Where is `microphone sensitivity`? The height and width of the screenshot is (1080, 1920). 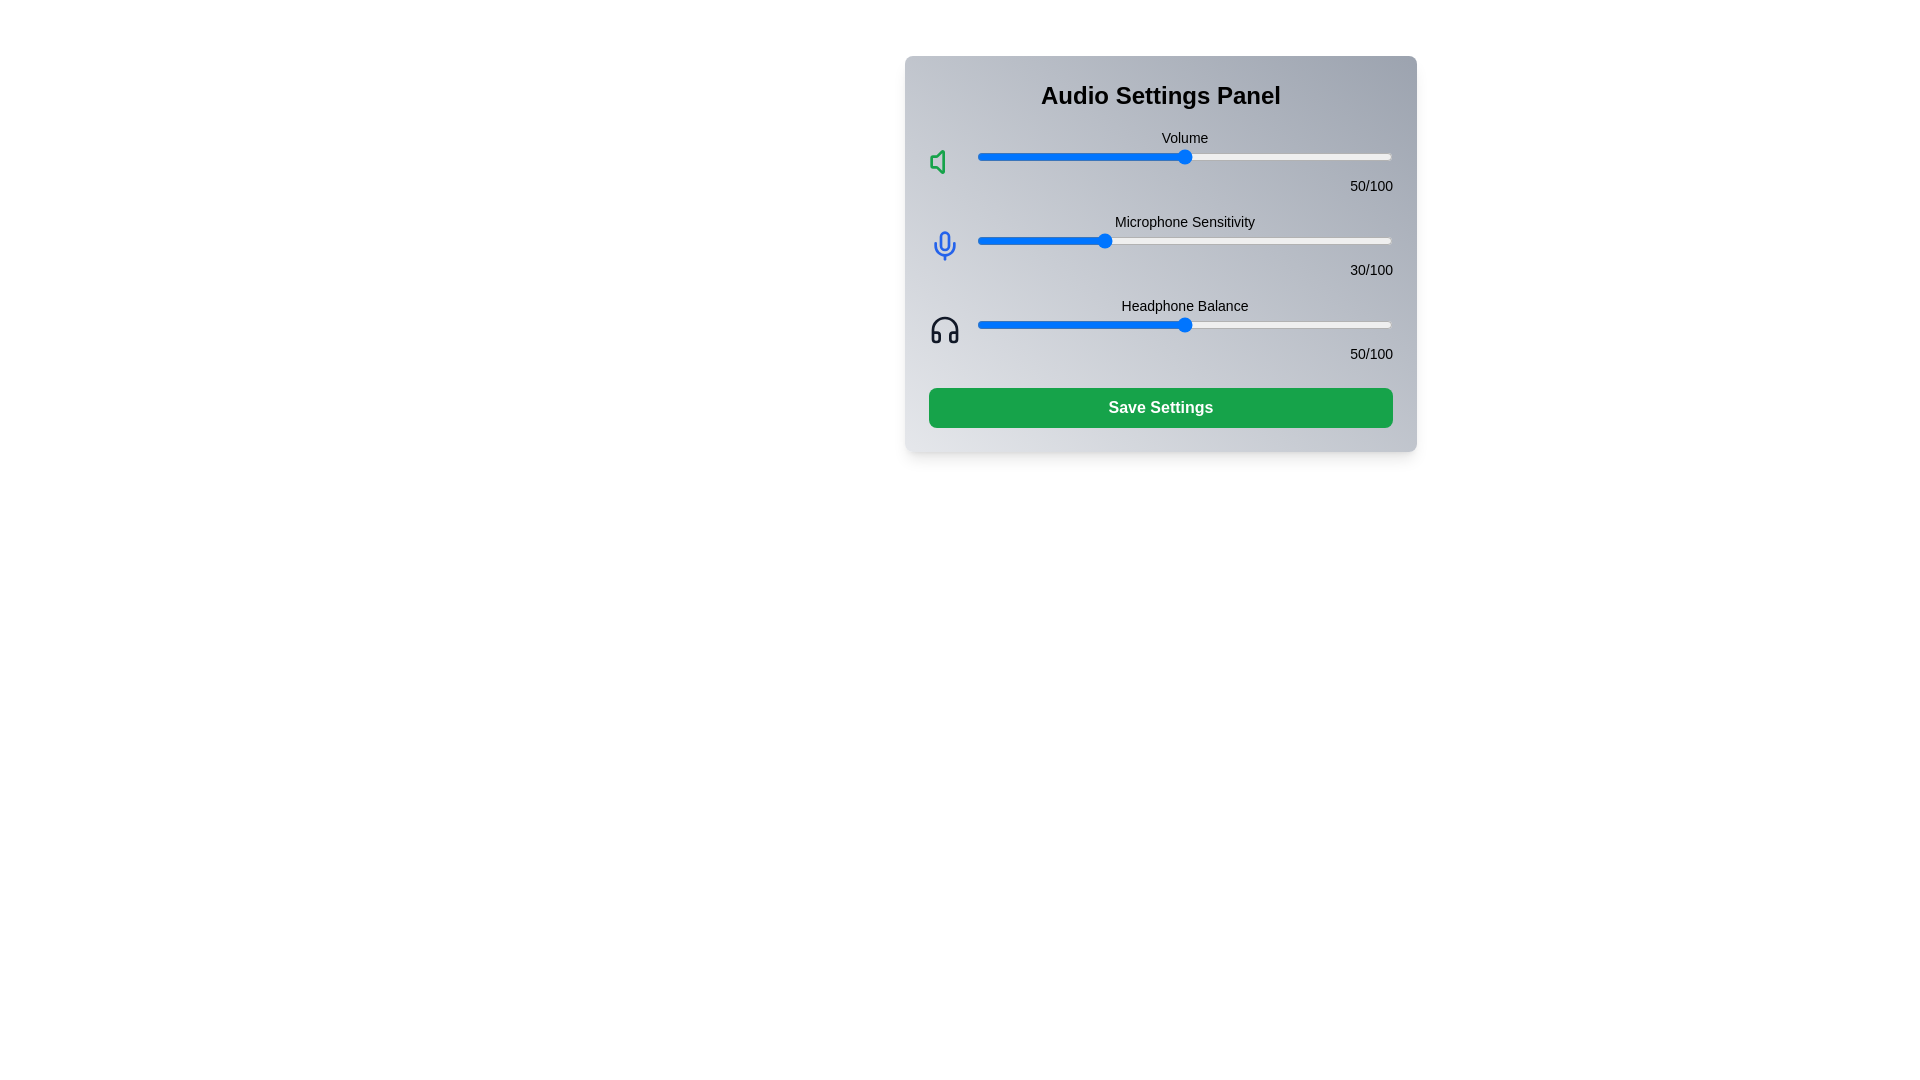
microphone sensitivity is located at coordinates (1042, 239).